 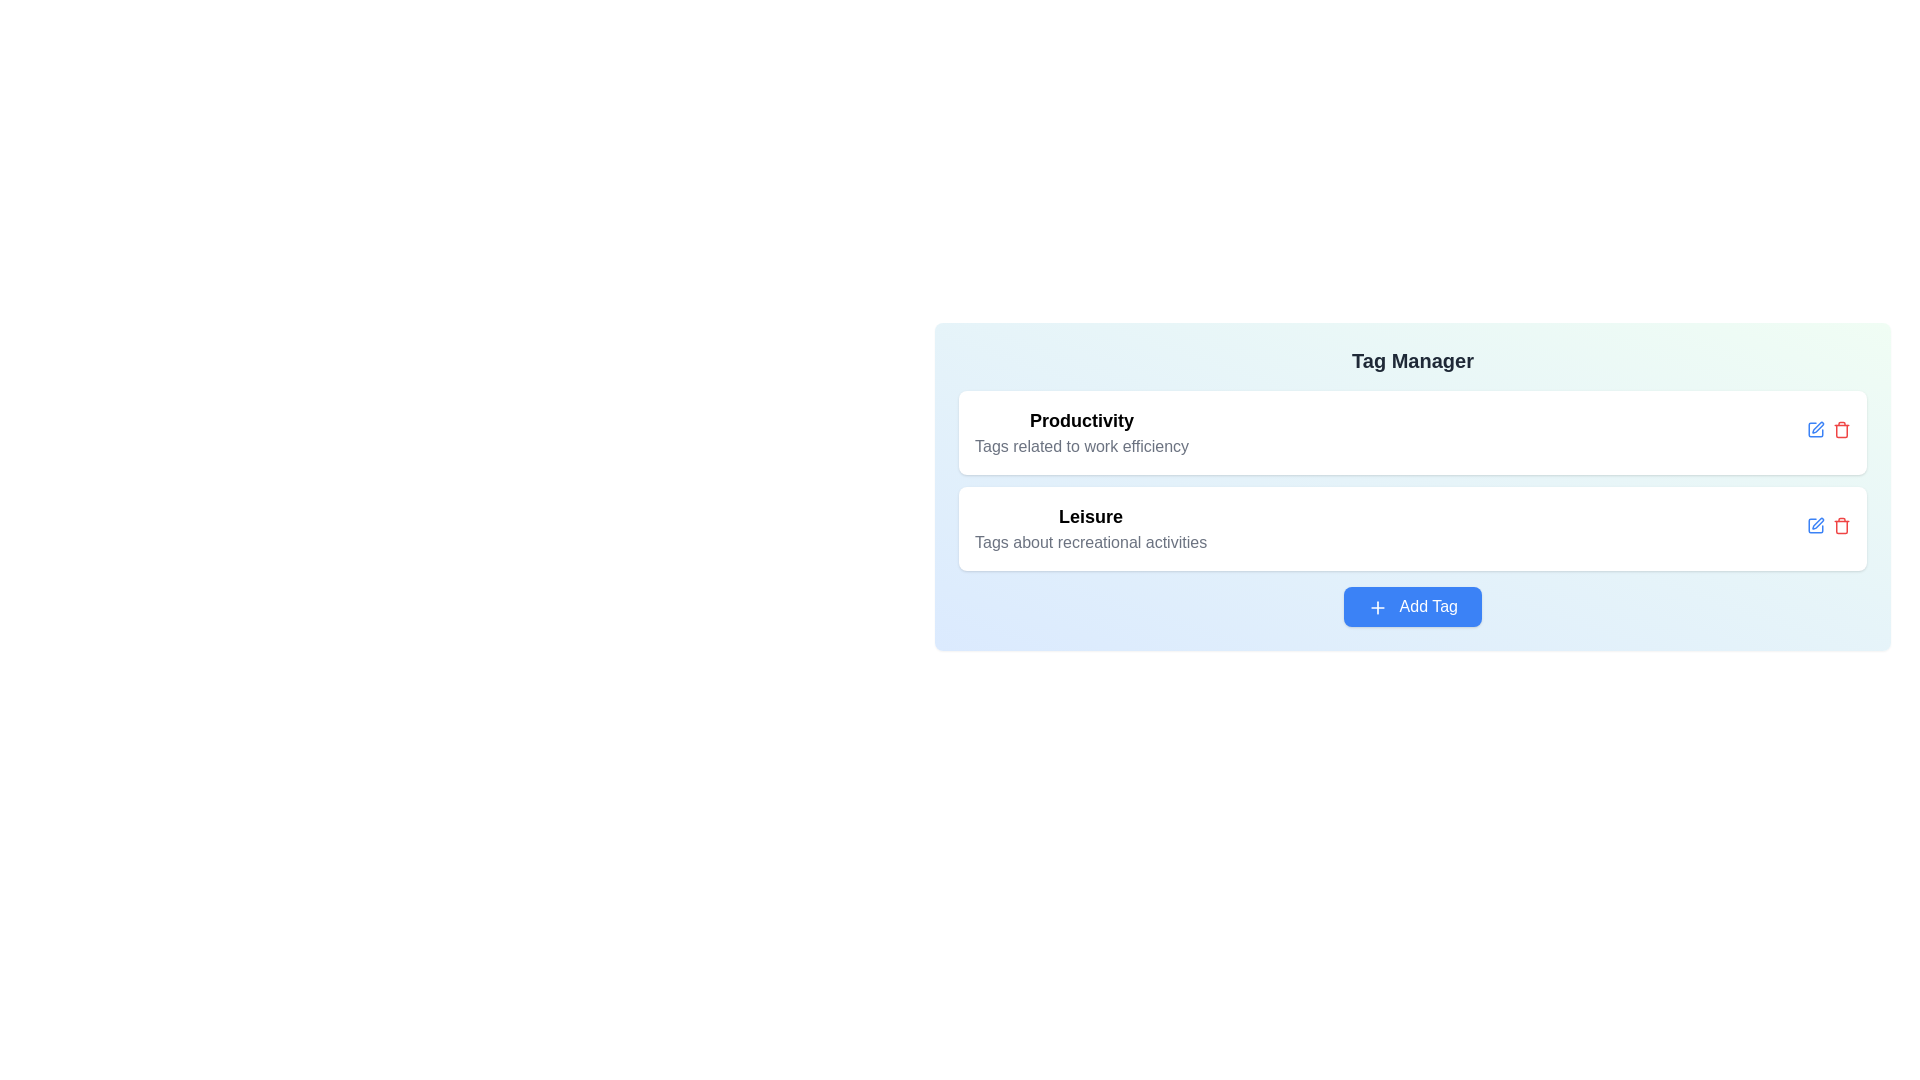 What do you see at coordinates (1411, 605) in the screenshot?
I see `the medium-sized rectangular button with a blue background and white text reading 'Add Tag', located below the 'Productivity' and 'Leisure' sections` at bounding box center [1411, 605].